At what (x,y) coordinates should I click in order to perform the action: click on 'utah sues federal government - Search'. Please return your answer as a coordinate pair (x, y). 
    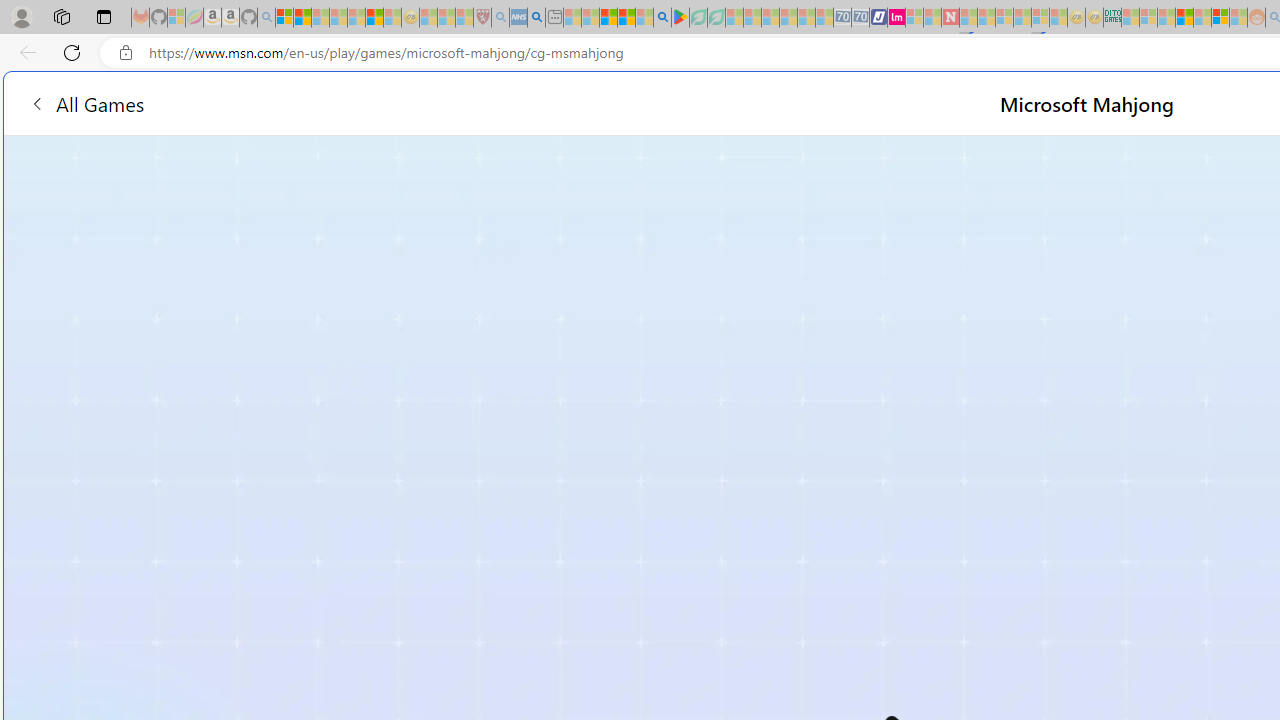
    Looking at the image, I should click on (536, 17).